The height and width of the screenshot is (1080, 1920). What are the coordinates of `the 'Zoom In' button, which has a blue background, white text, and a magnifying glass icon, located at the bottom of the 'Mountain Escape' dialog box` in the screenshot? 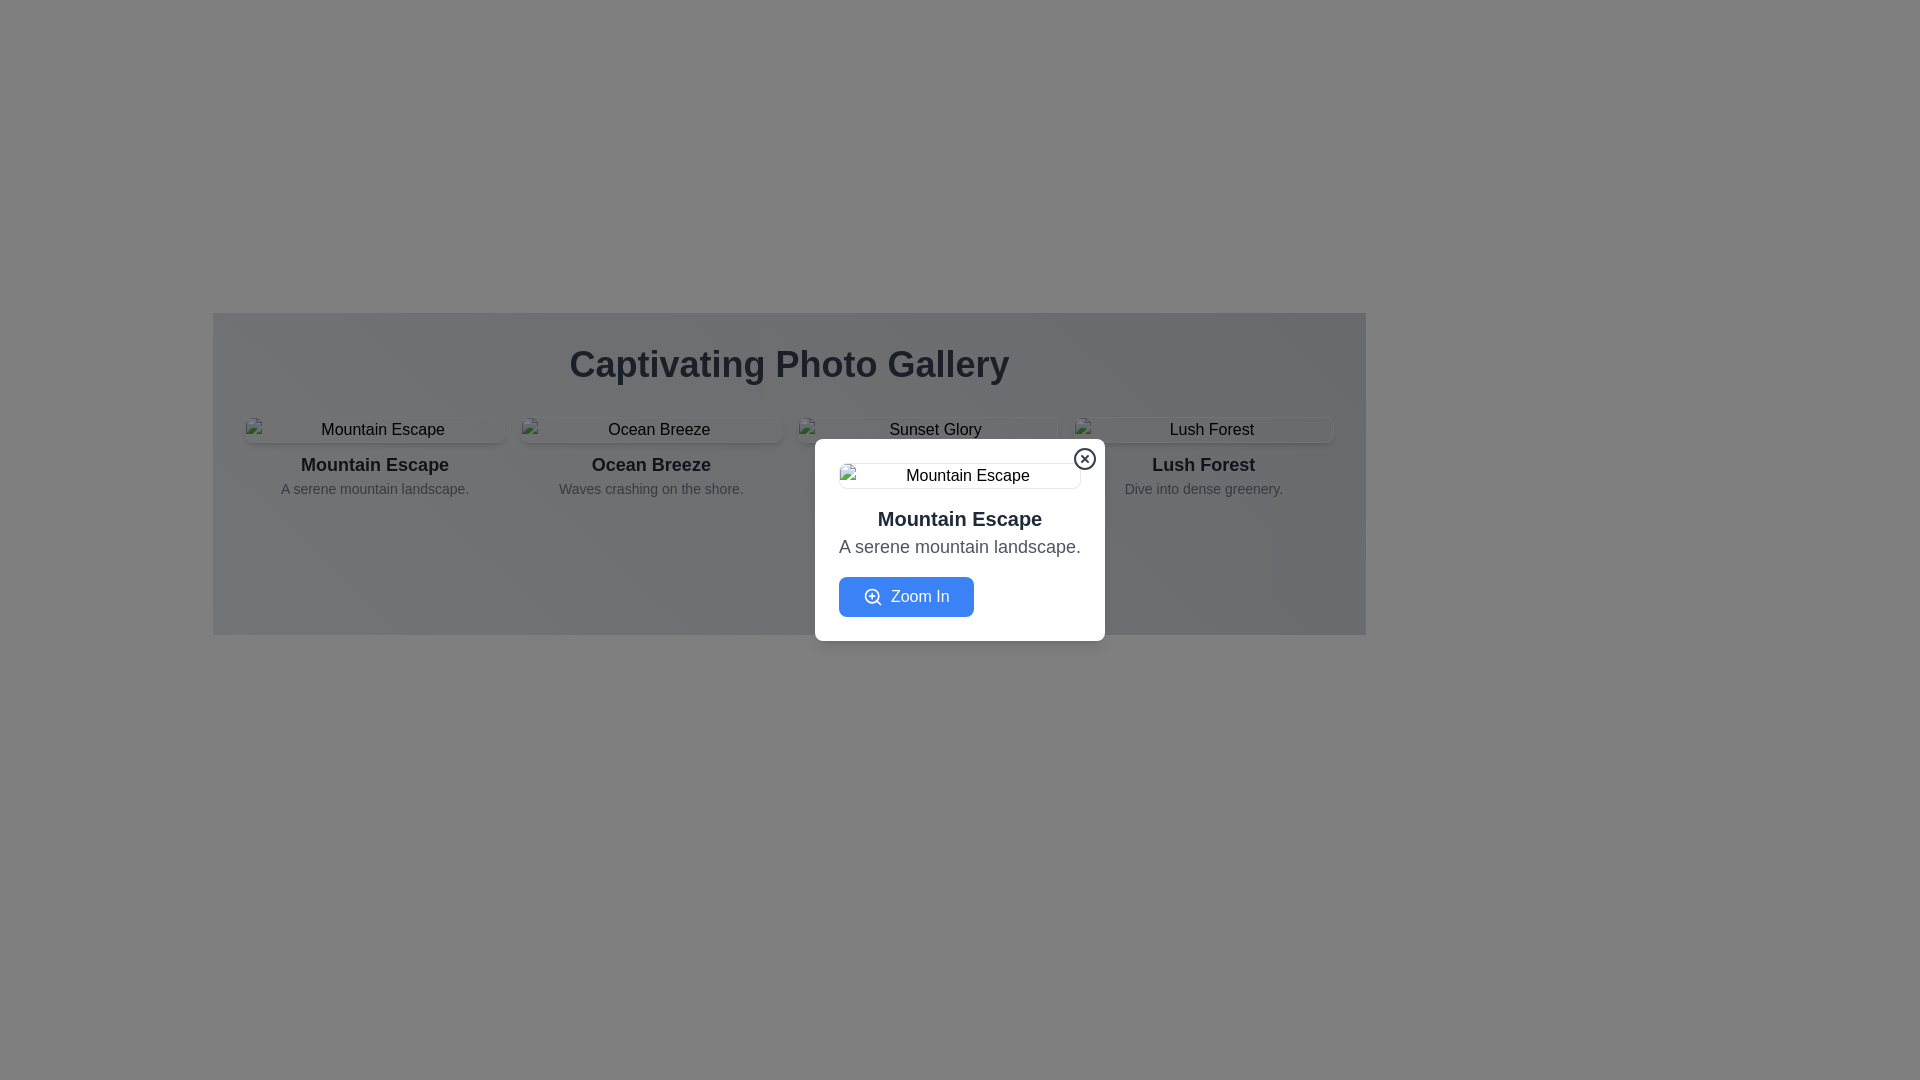 It's located at (905, 596).